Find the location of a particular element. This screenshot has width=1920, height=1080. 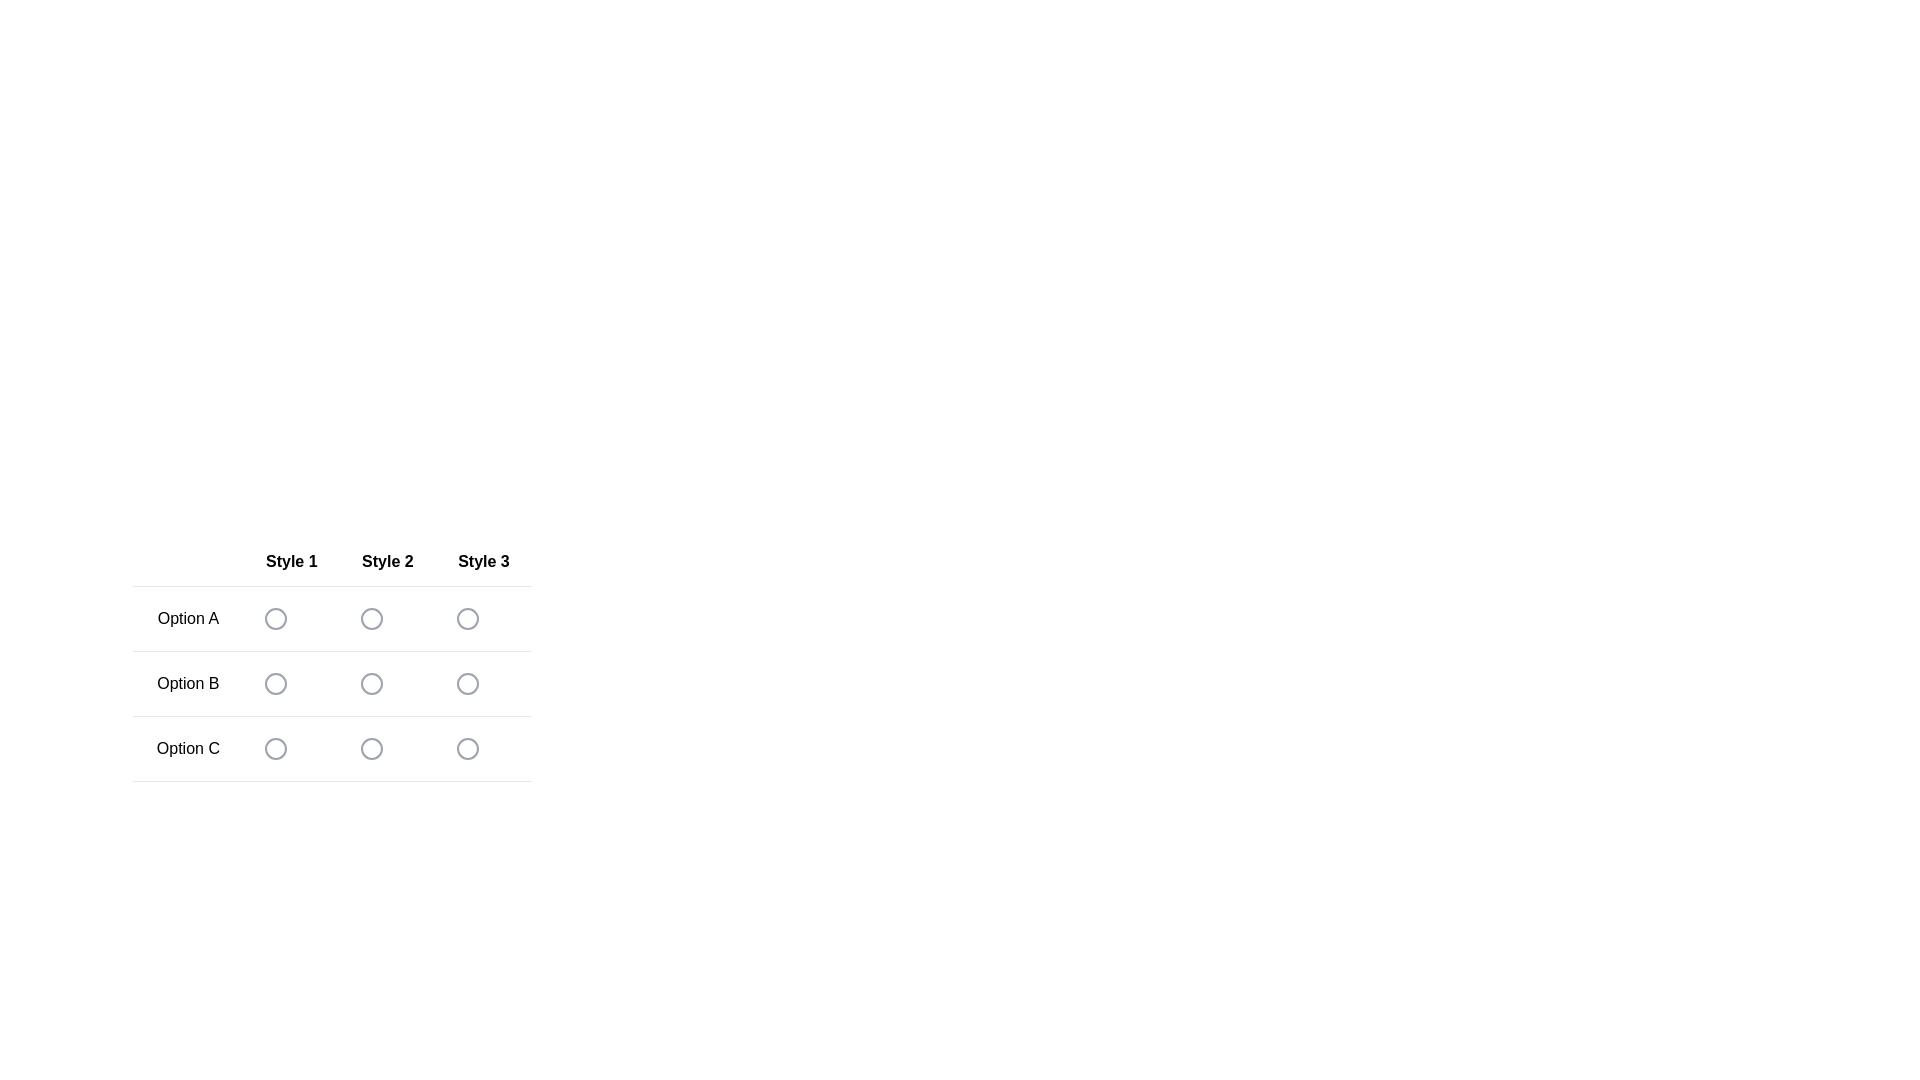

the third text label that categorizes the options based on 'Style 3', located above the multiple-choice options is located at coordinates (484, 562).